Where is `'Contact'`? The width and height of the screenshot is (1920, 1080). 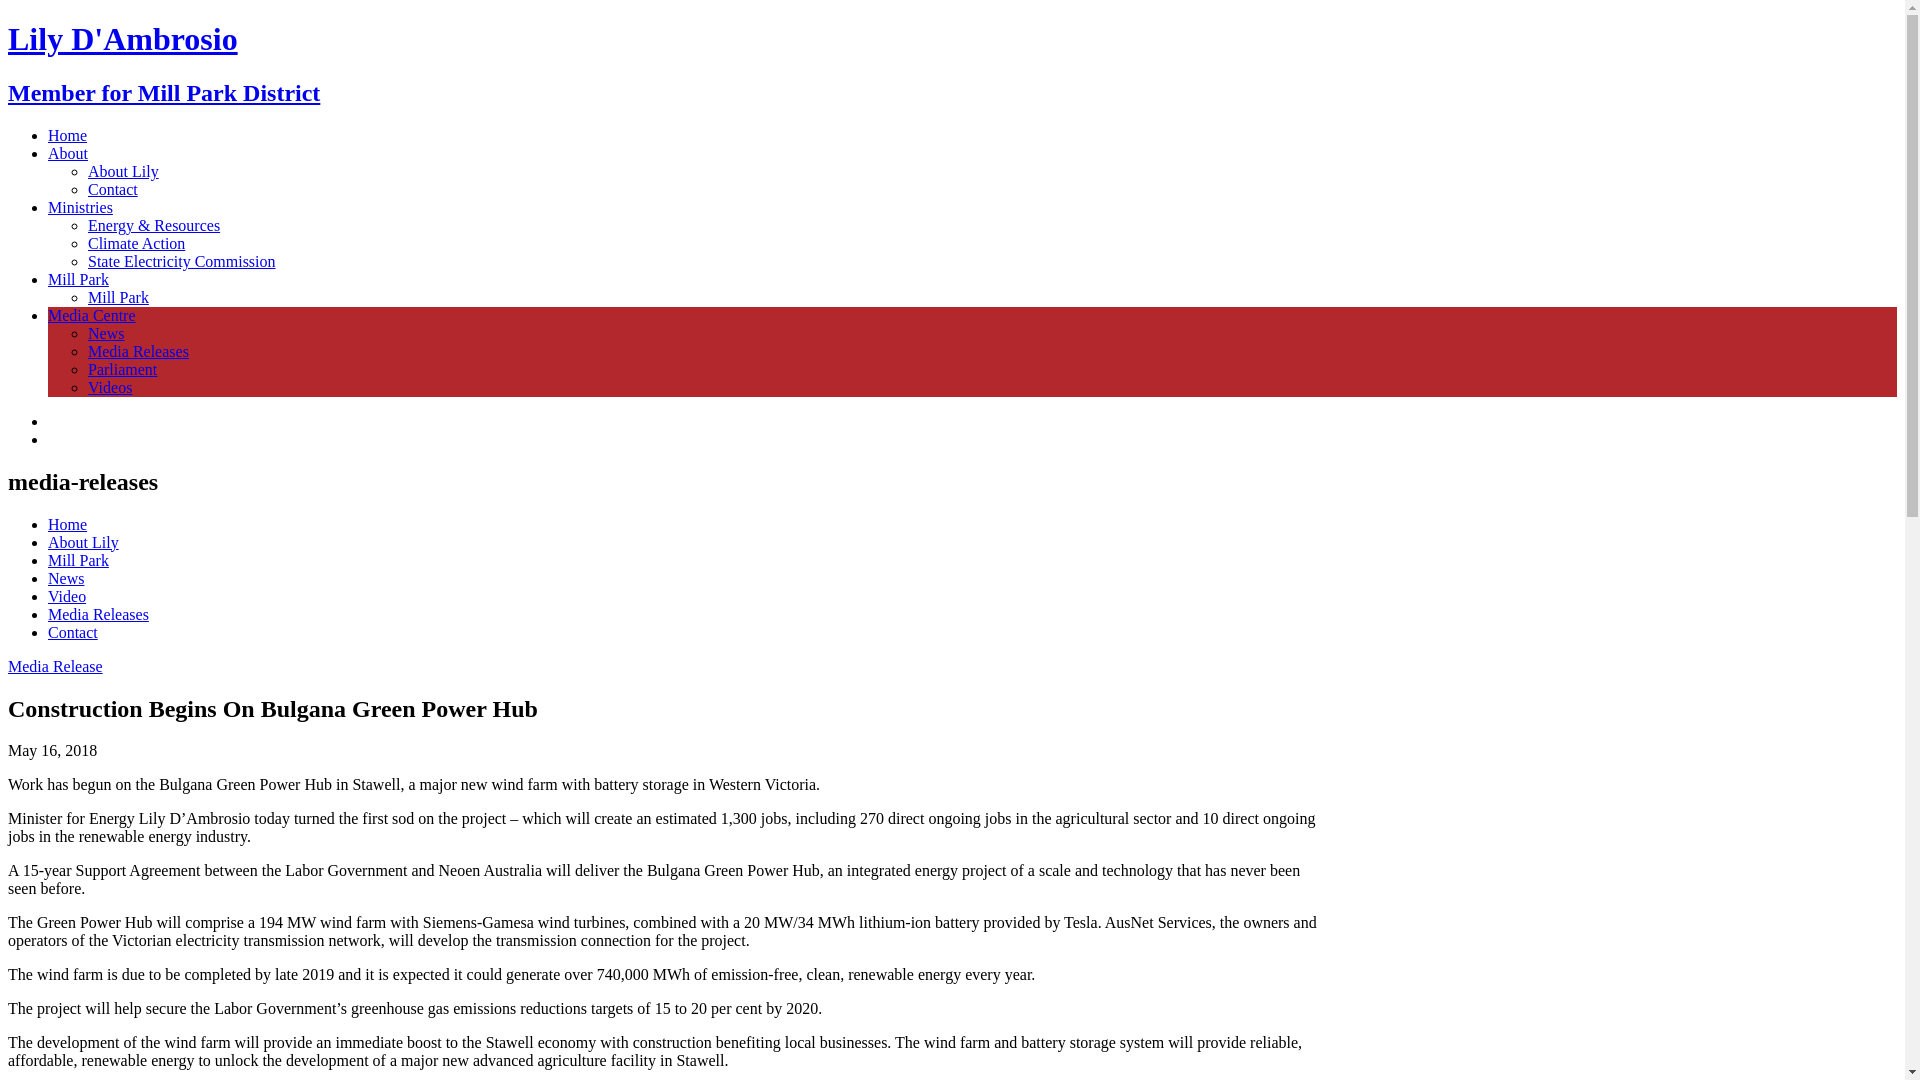
'Contact' is located at coordinates (112, 189).